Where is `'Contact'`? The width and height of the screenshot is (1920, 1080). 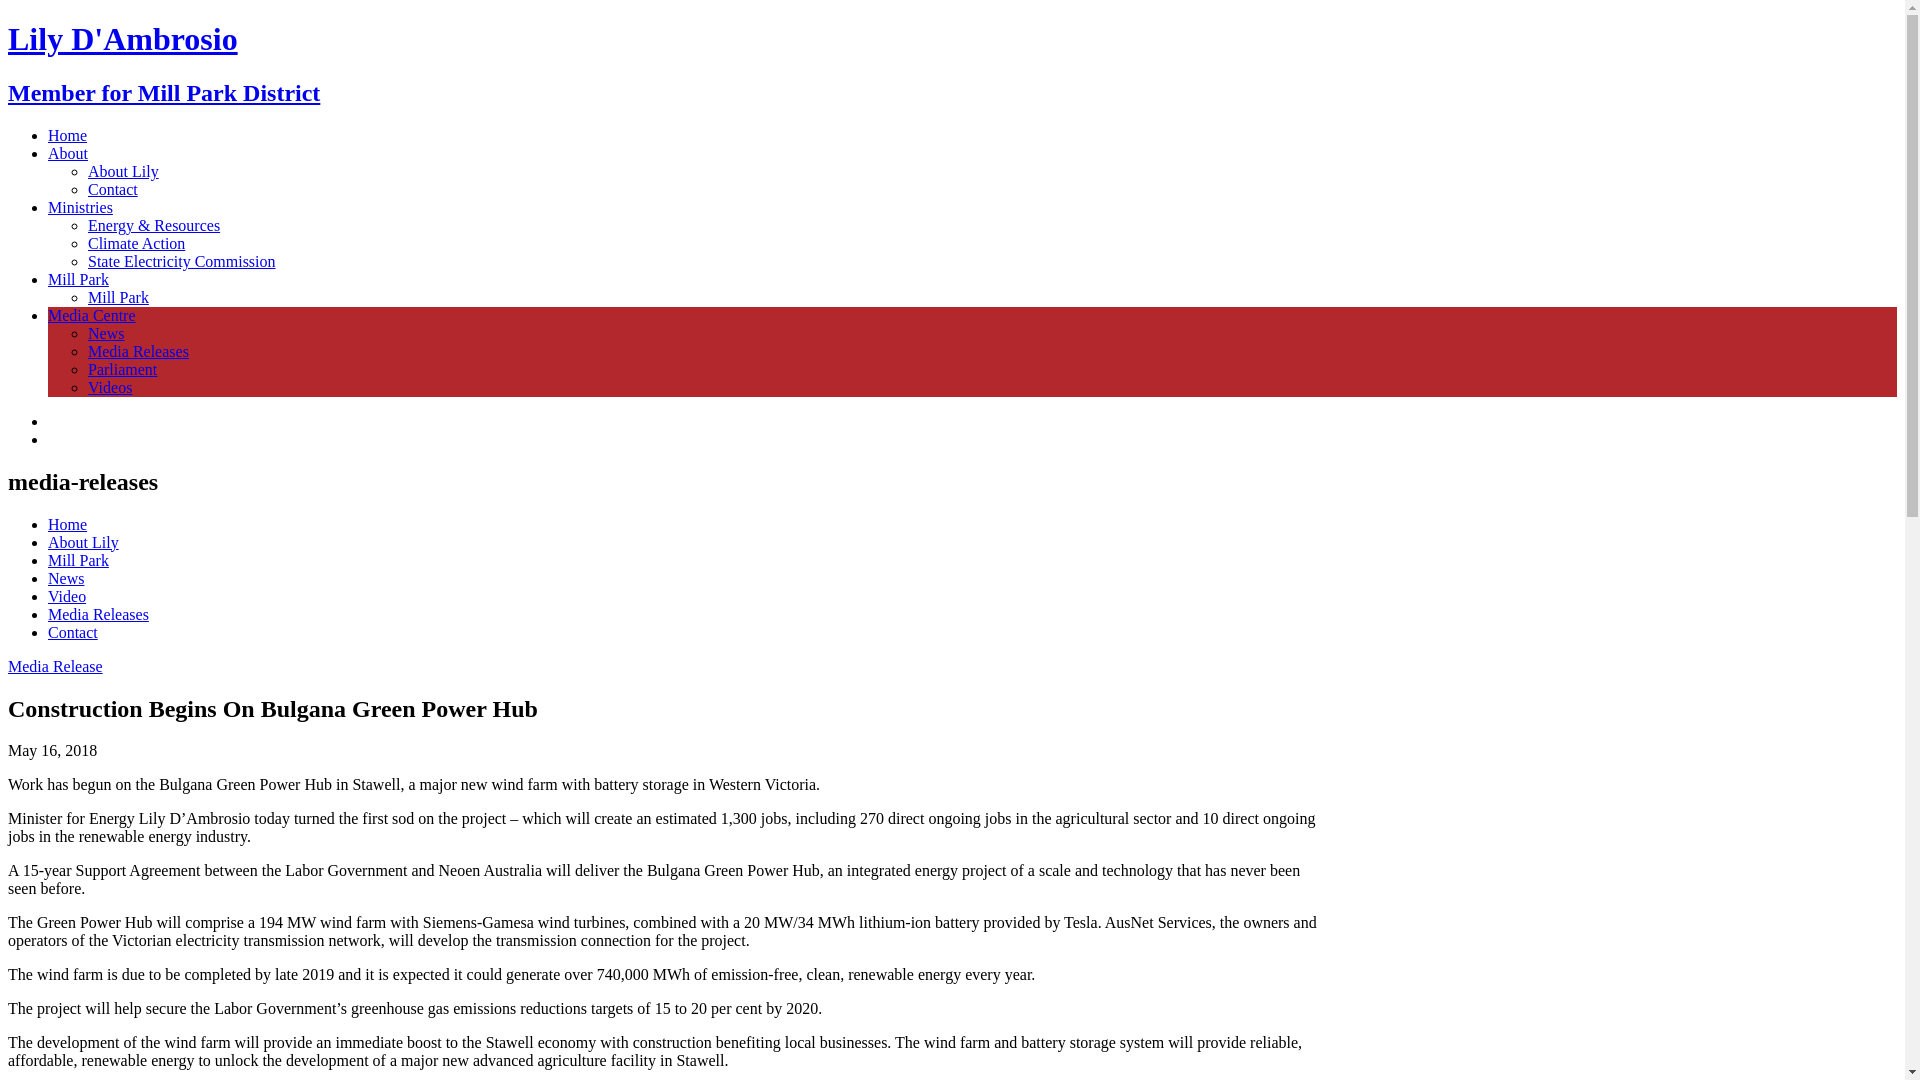
'Contact' is located at coordinates (112, 189).